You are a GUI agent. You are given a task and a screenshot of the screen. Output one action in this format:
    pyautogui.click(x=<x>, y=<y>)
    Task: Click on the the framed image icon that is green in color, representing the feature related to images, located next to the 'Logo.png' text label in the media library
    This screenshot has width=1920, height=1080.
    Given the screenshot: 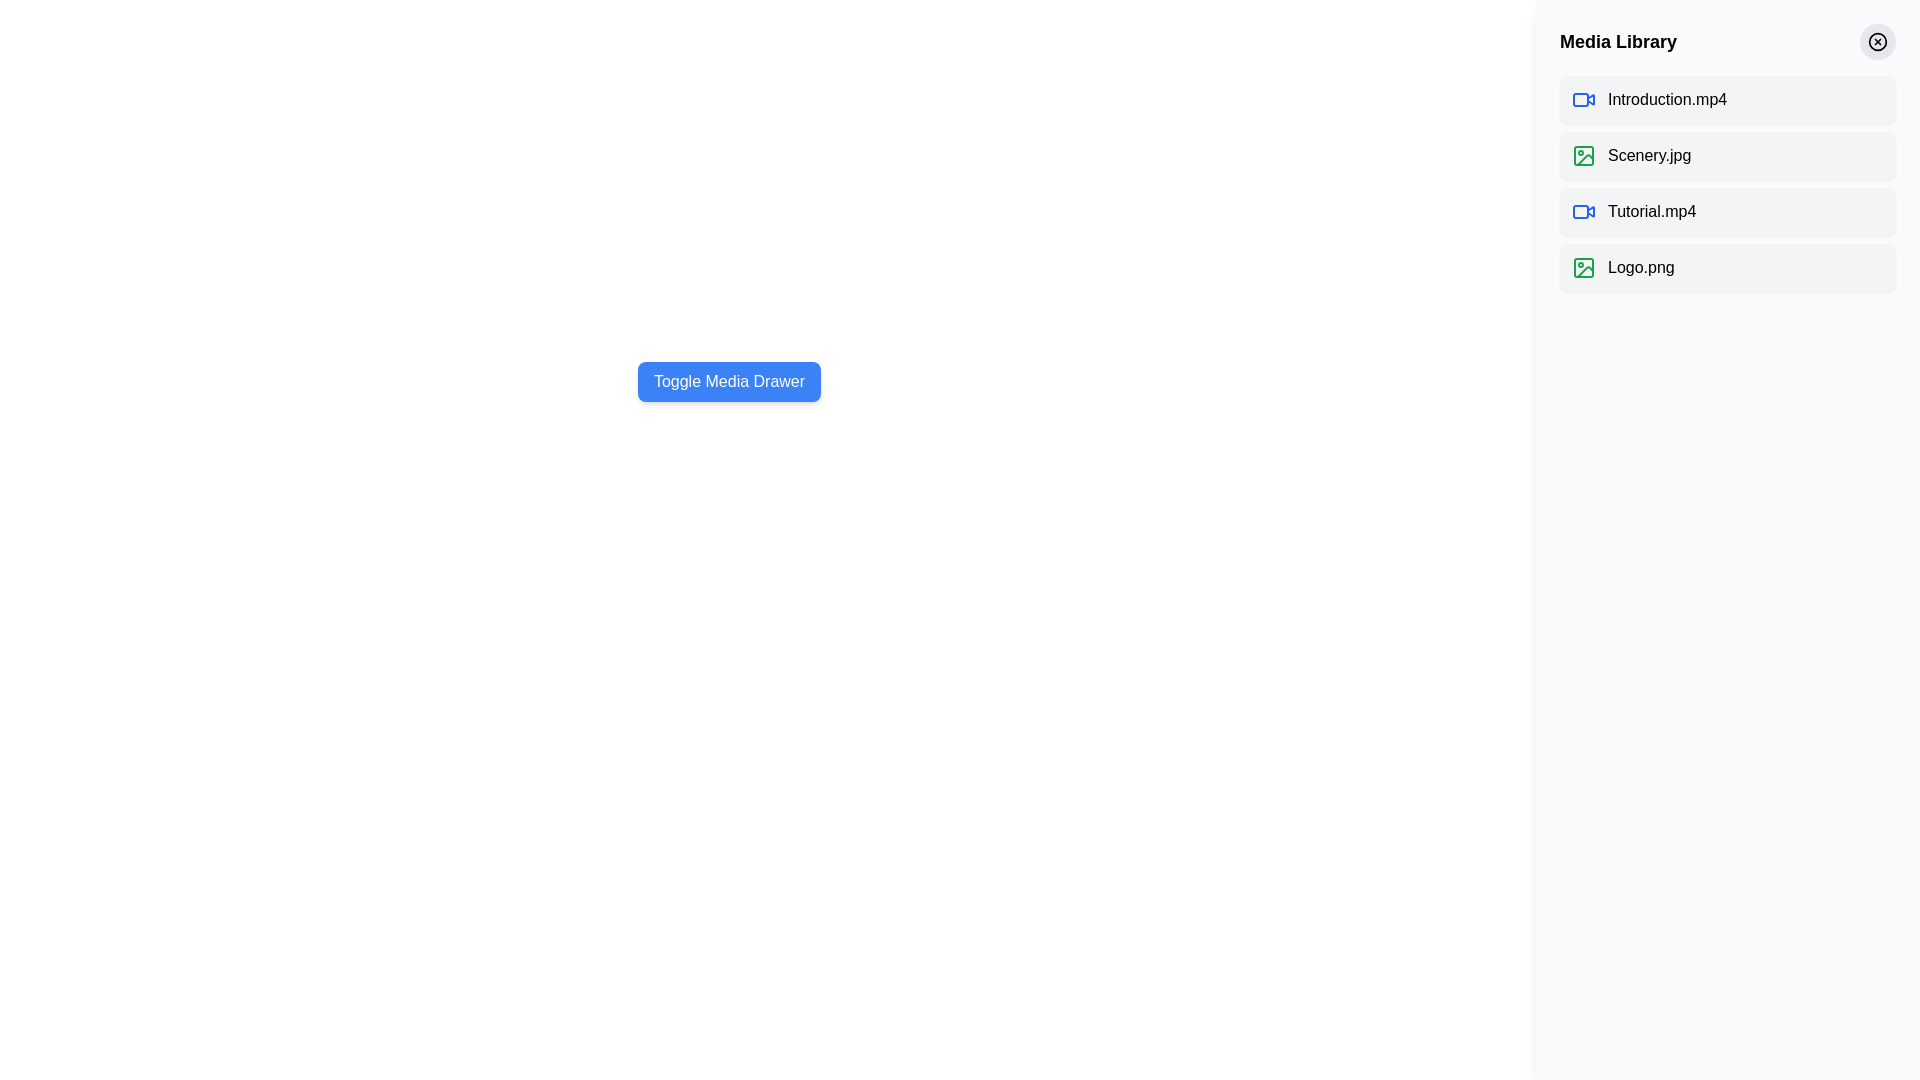 What is the action you would take?
    pyautogui.click(x=1583, y=266)
    